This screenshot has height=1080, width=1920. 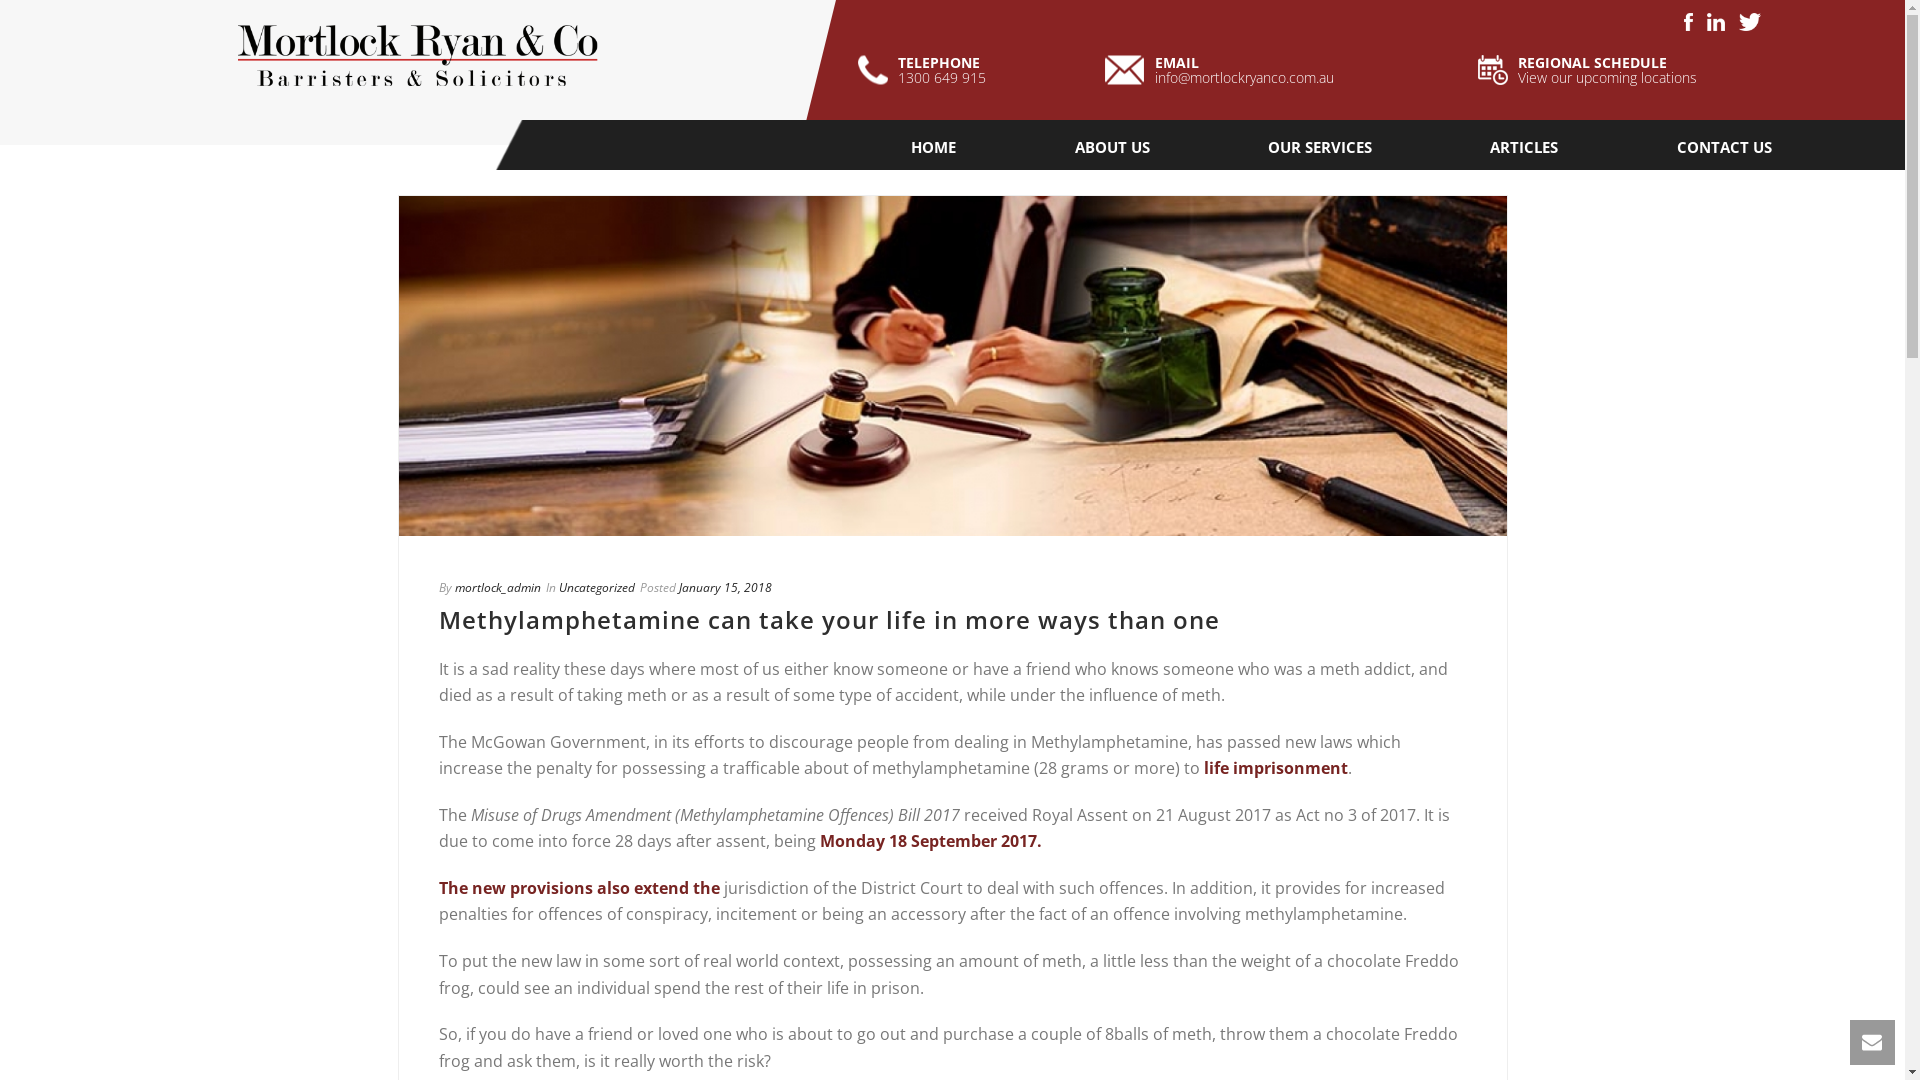 What do you see at coordinates (1243, 76) in the screenshot?
I see `'info@mortlockryanco.com.au'` at bounding box center [1243, 76].